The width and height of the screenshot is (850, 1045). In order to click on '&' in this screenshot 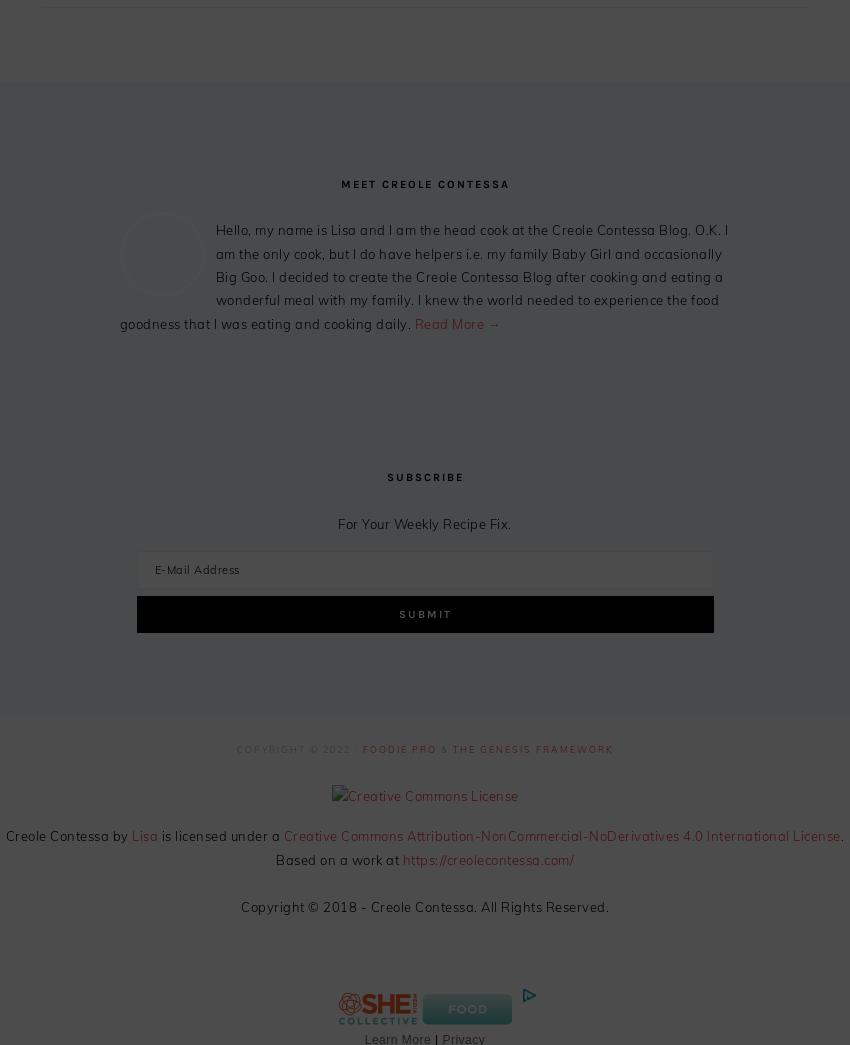, I will do `click(434, 747)`.